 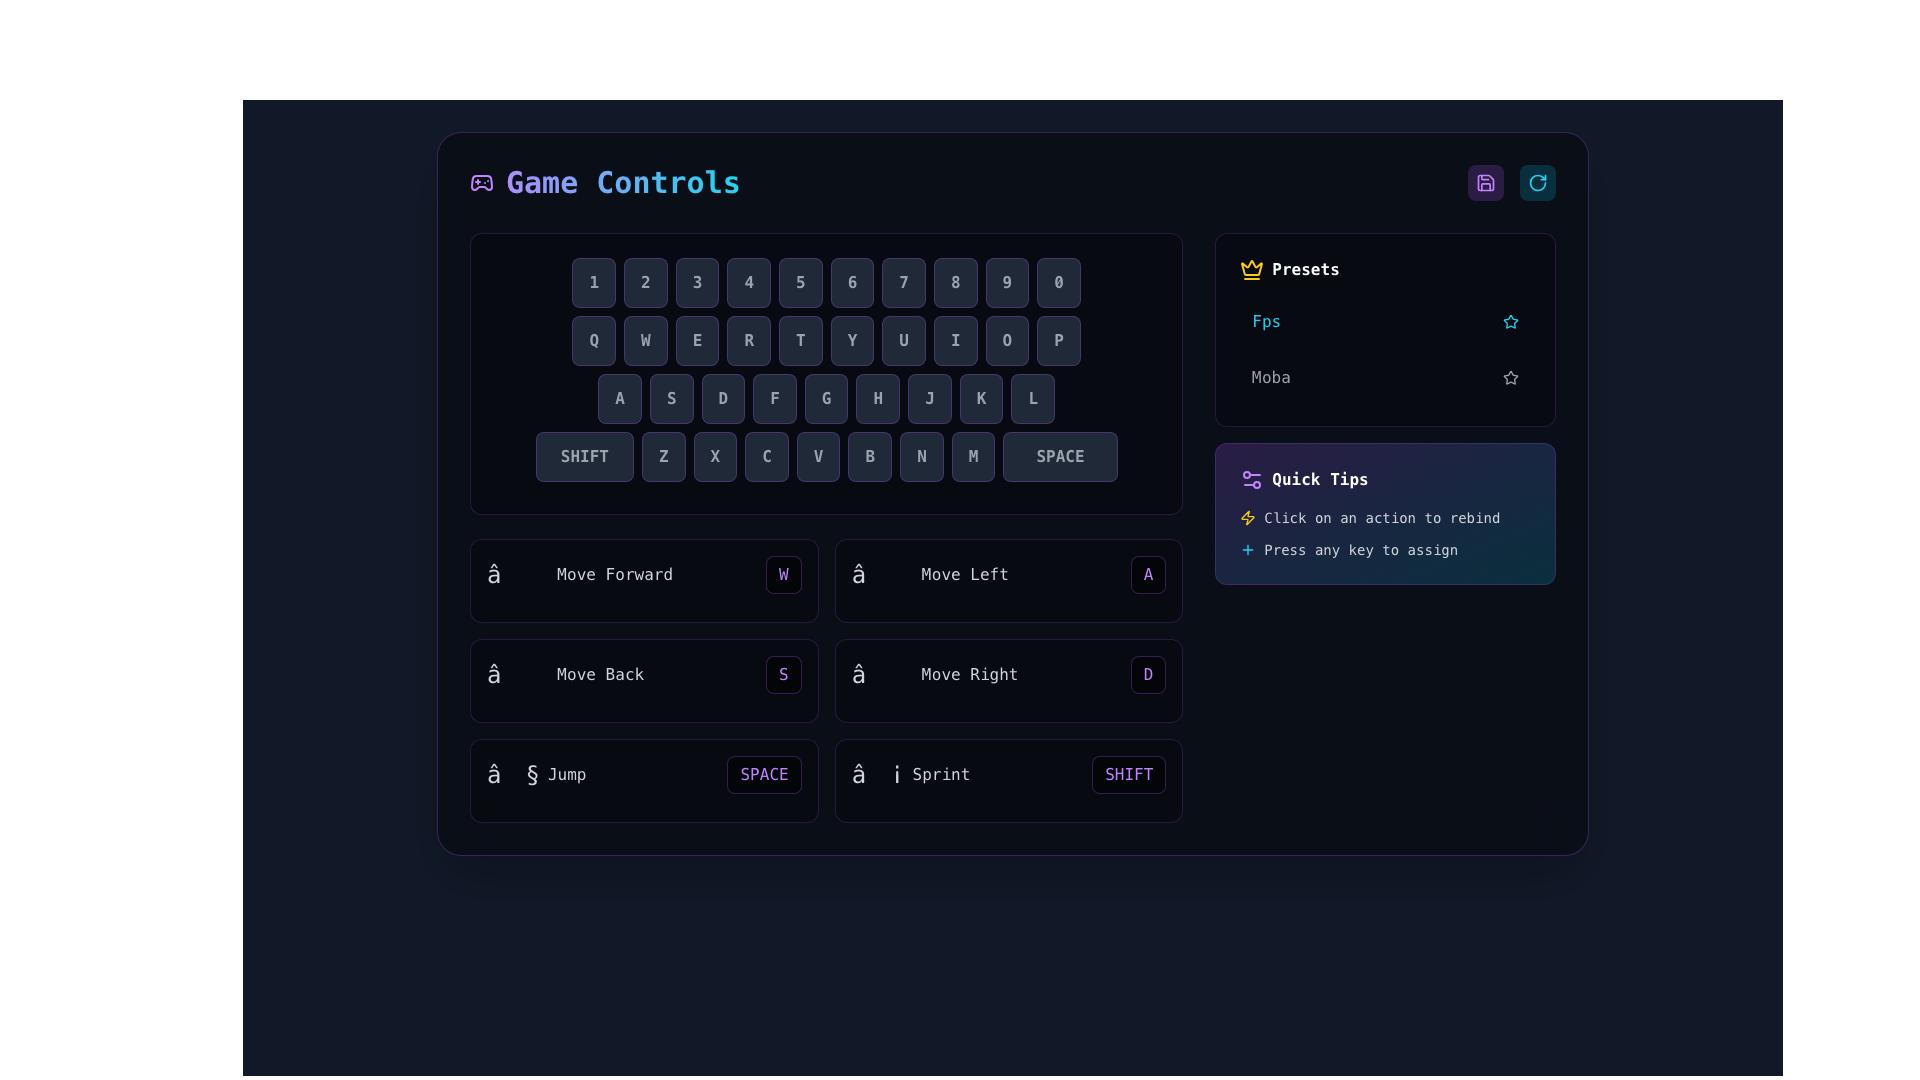 I want to click on the key-like button with the letter 'B' displayed at its center, so click(x=870, y=456).